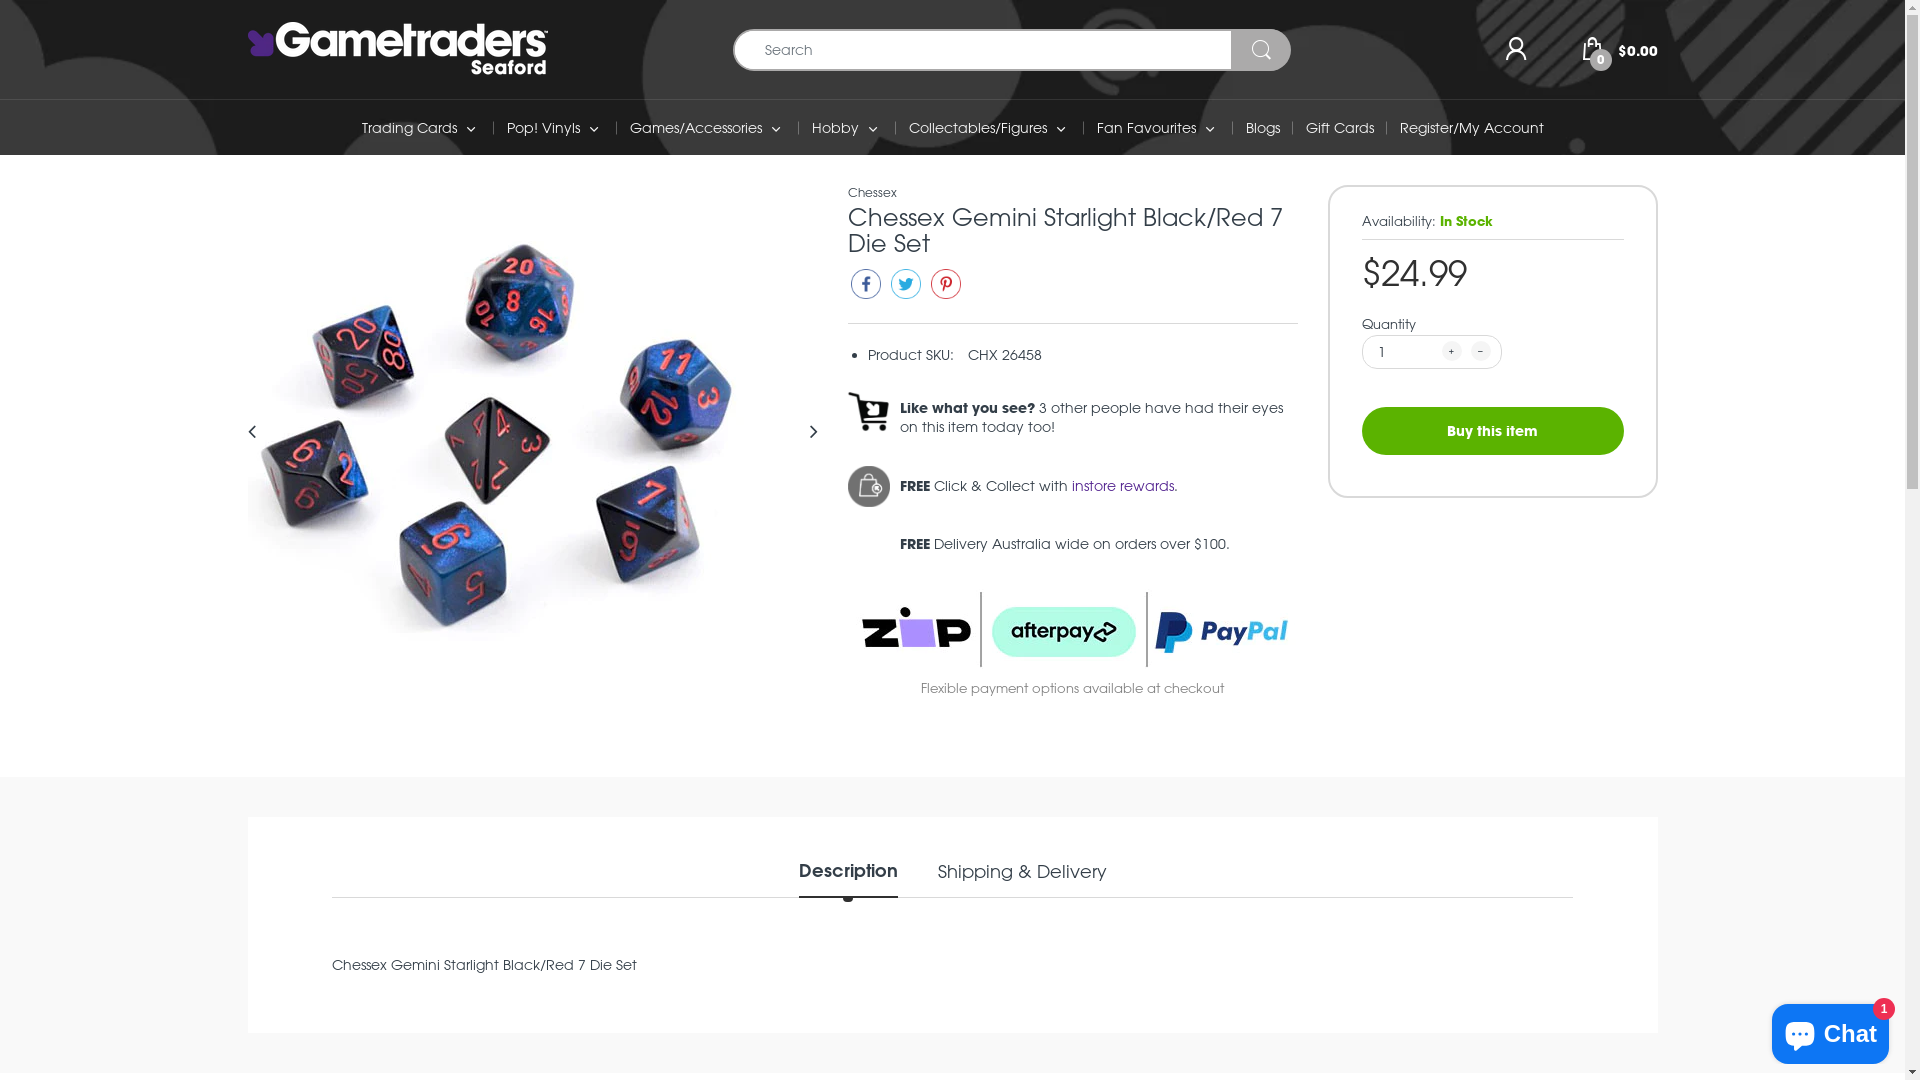  What do you see at coordinates (1123, 485) in the screenshot?
I see `'instore rewards'` at bounding box center [1123, 485].